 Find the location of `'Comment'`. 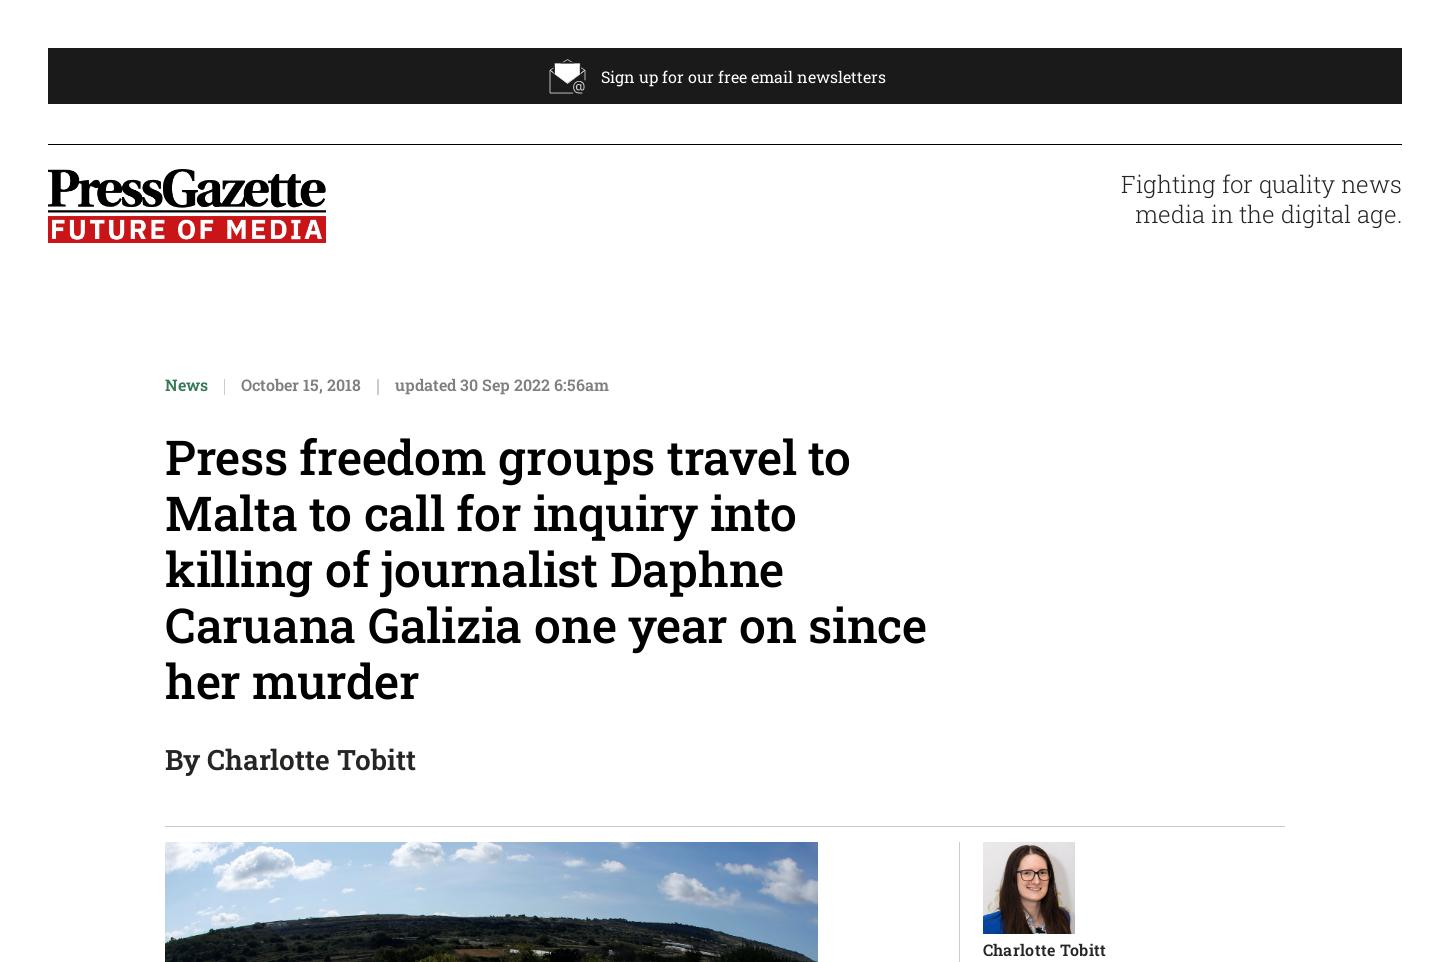

'Comment' is located at coordinates (806, 410).